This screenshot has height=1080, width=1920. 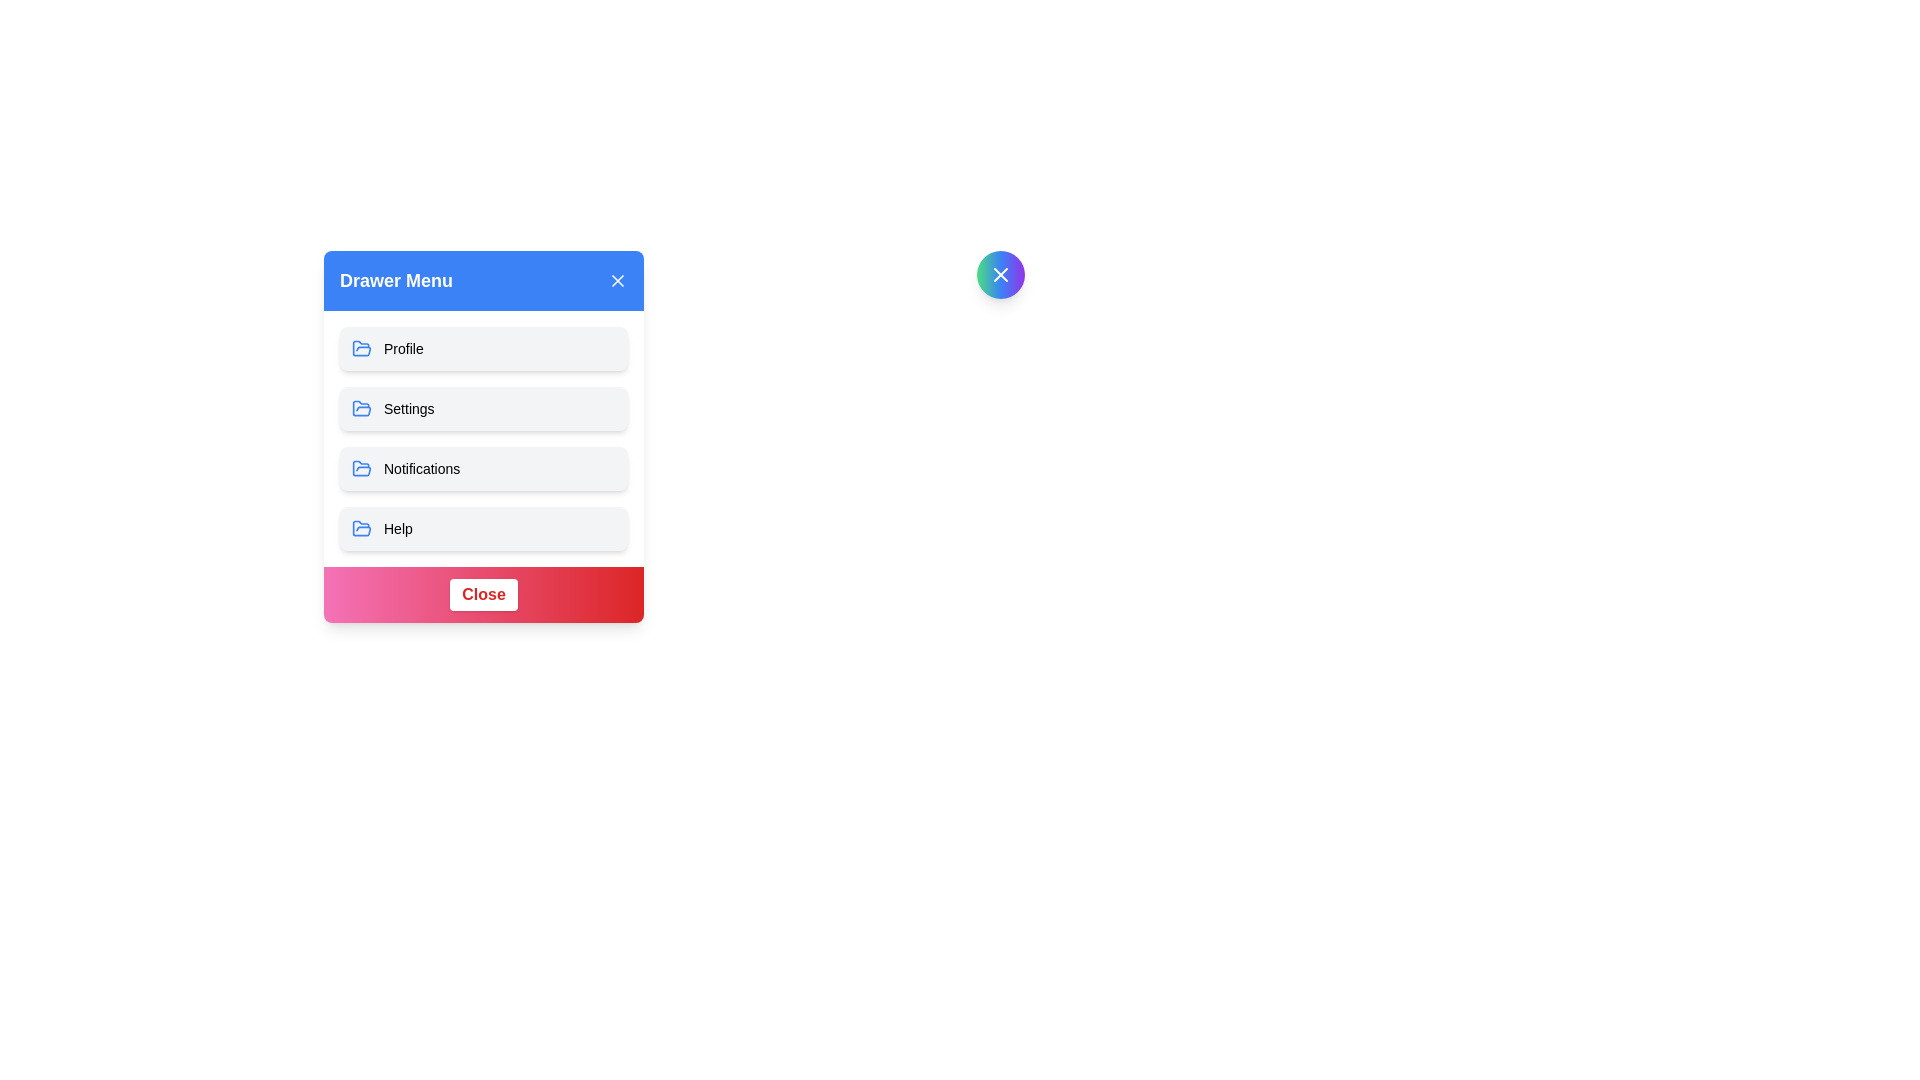 What do you see at coordinates (484, 593) in the screenshot?
I see `the 'Close' button, which is a rectangular button with rounded corners, styled with a gradient from pink to red, located at the bottom of the drawer menu` at bounding box center [484, 593].